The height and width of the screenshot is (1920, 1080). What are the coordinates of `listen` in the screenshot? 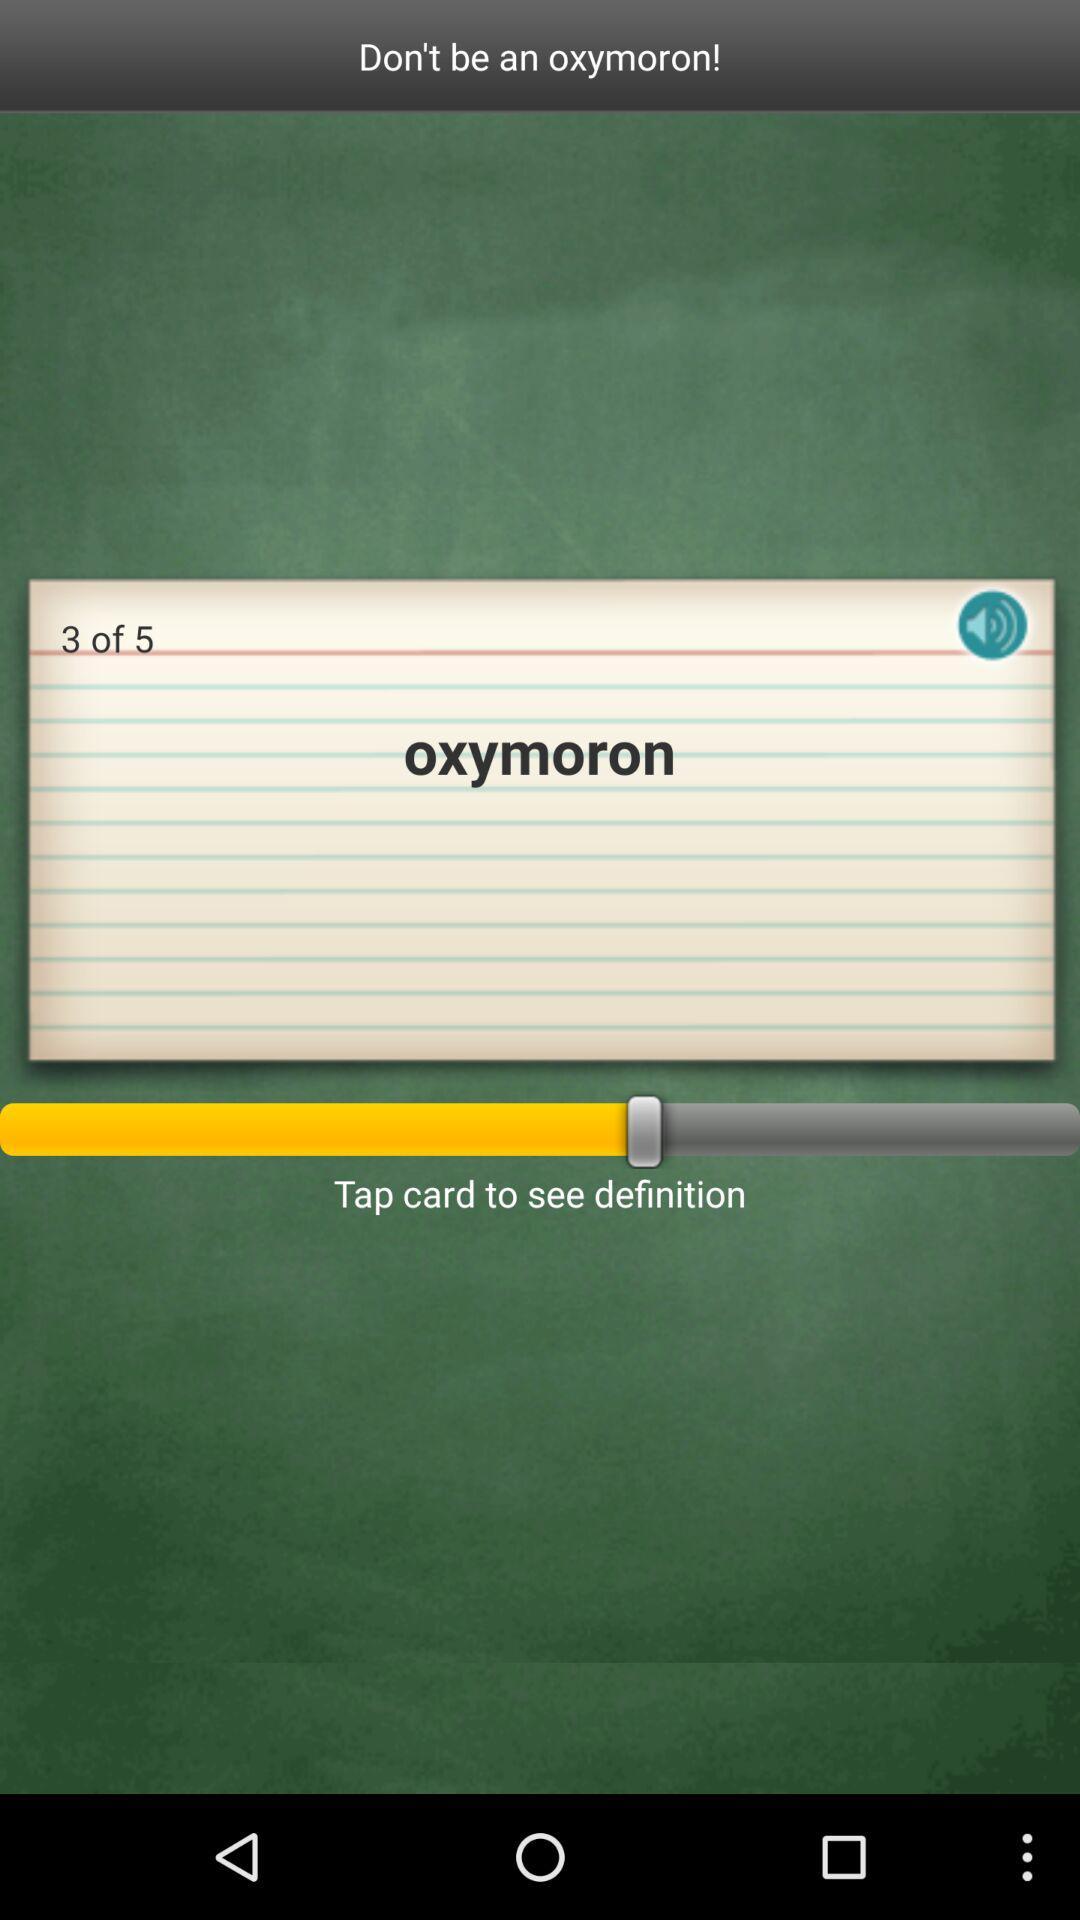 It's located at (992, 642).